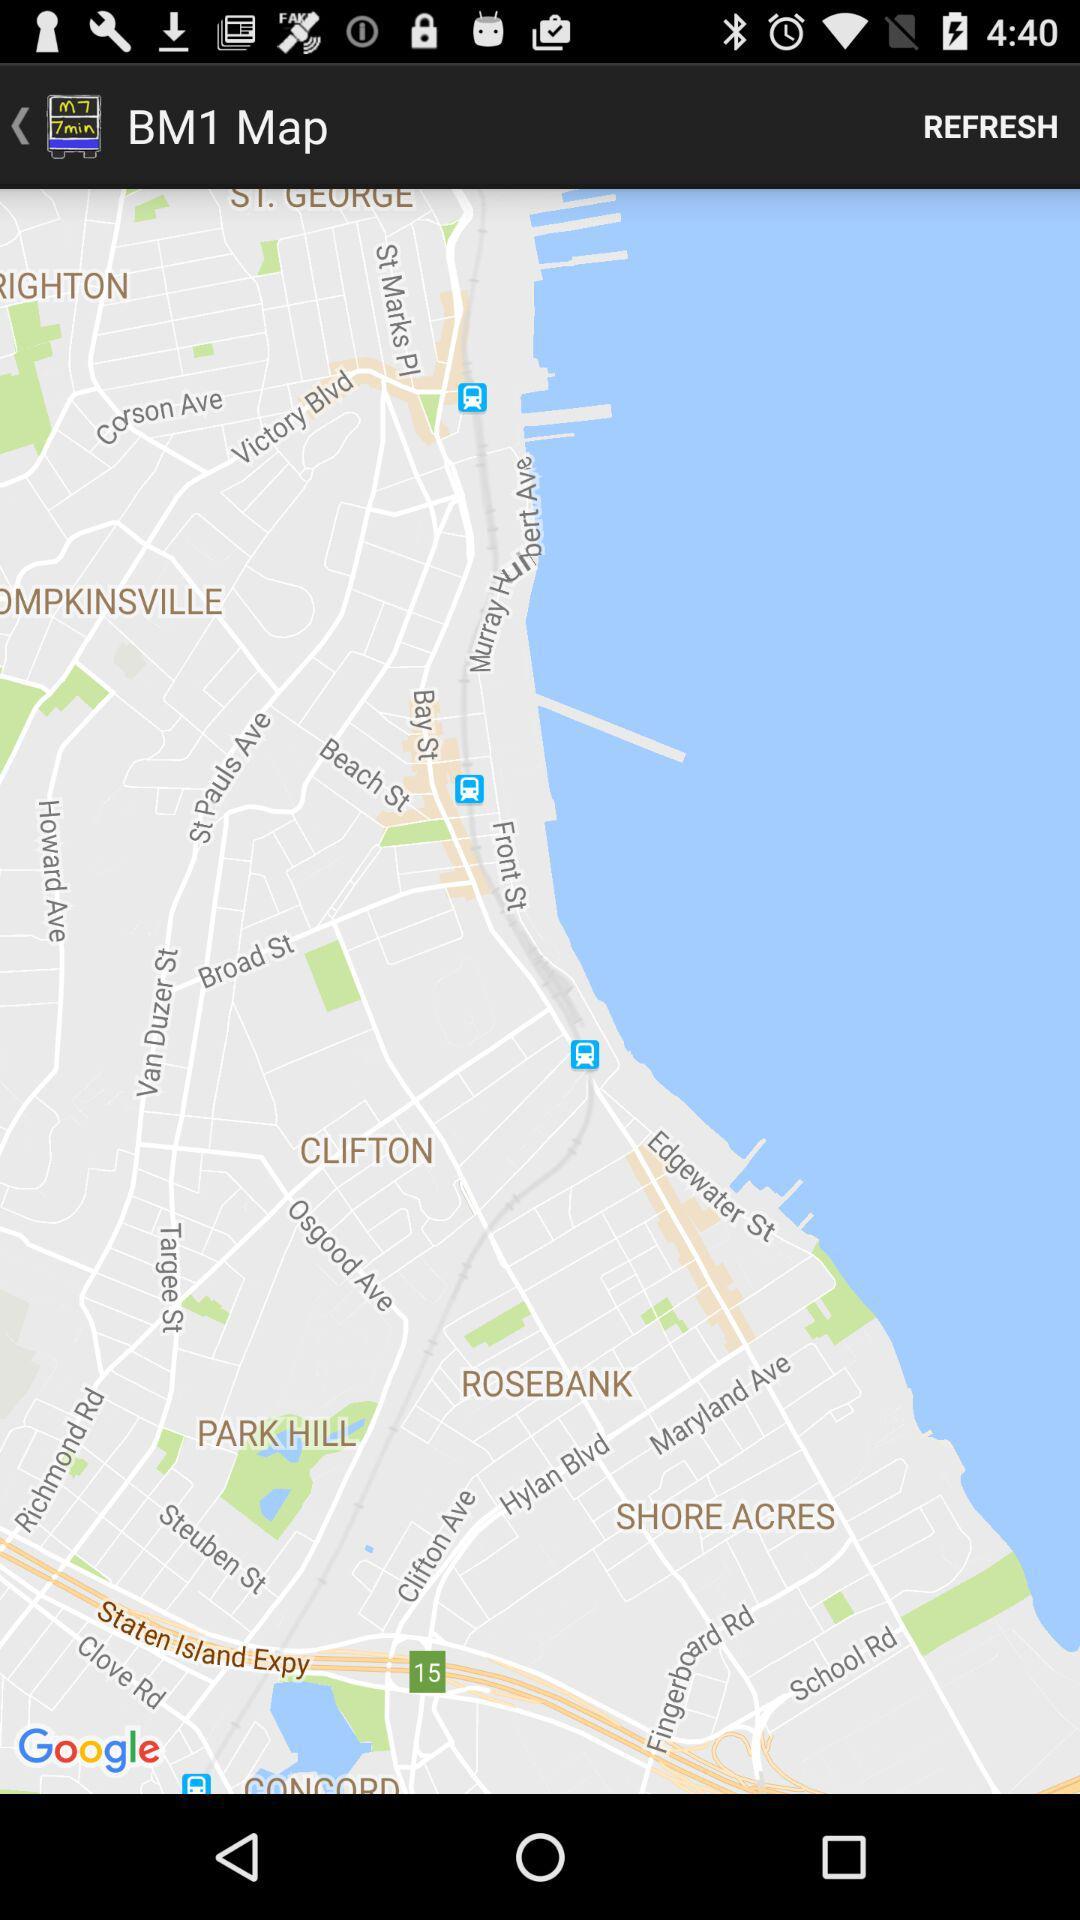  I want to click on refresh item, so click(991, 124).